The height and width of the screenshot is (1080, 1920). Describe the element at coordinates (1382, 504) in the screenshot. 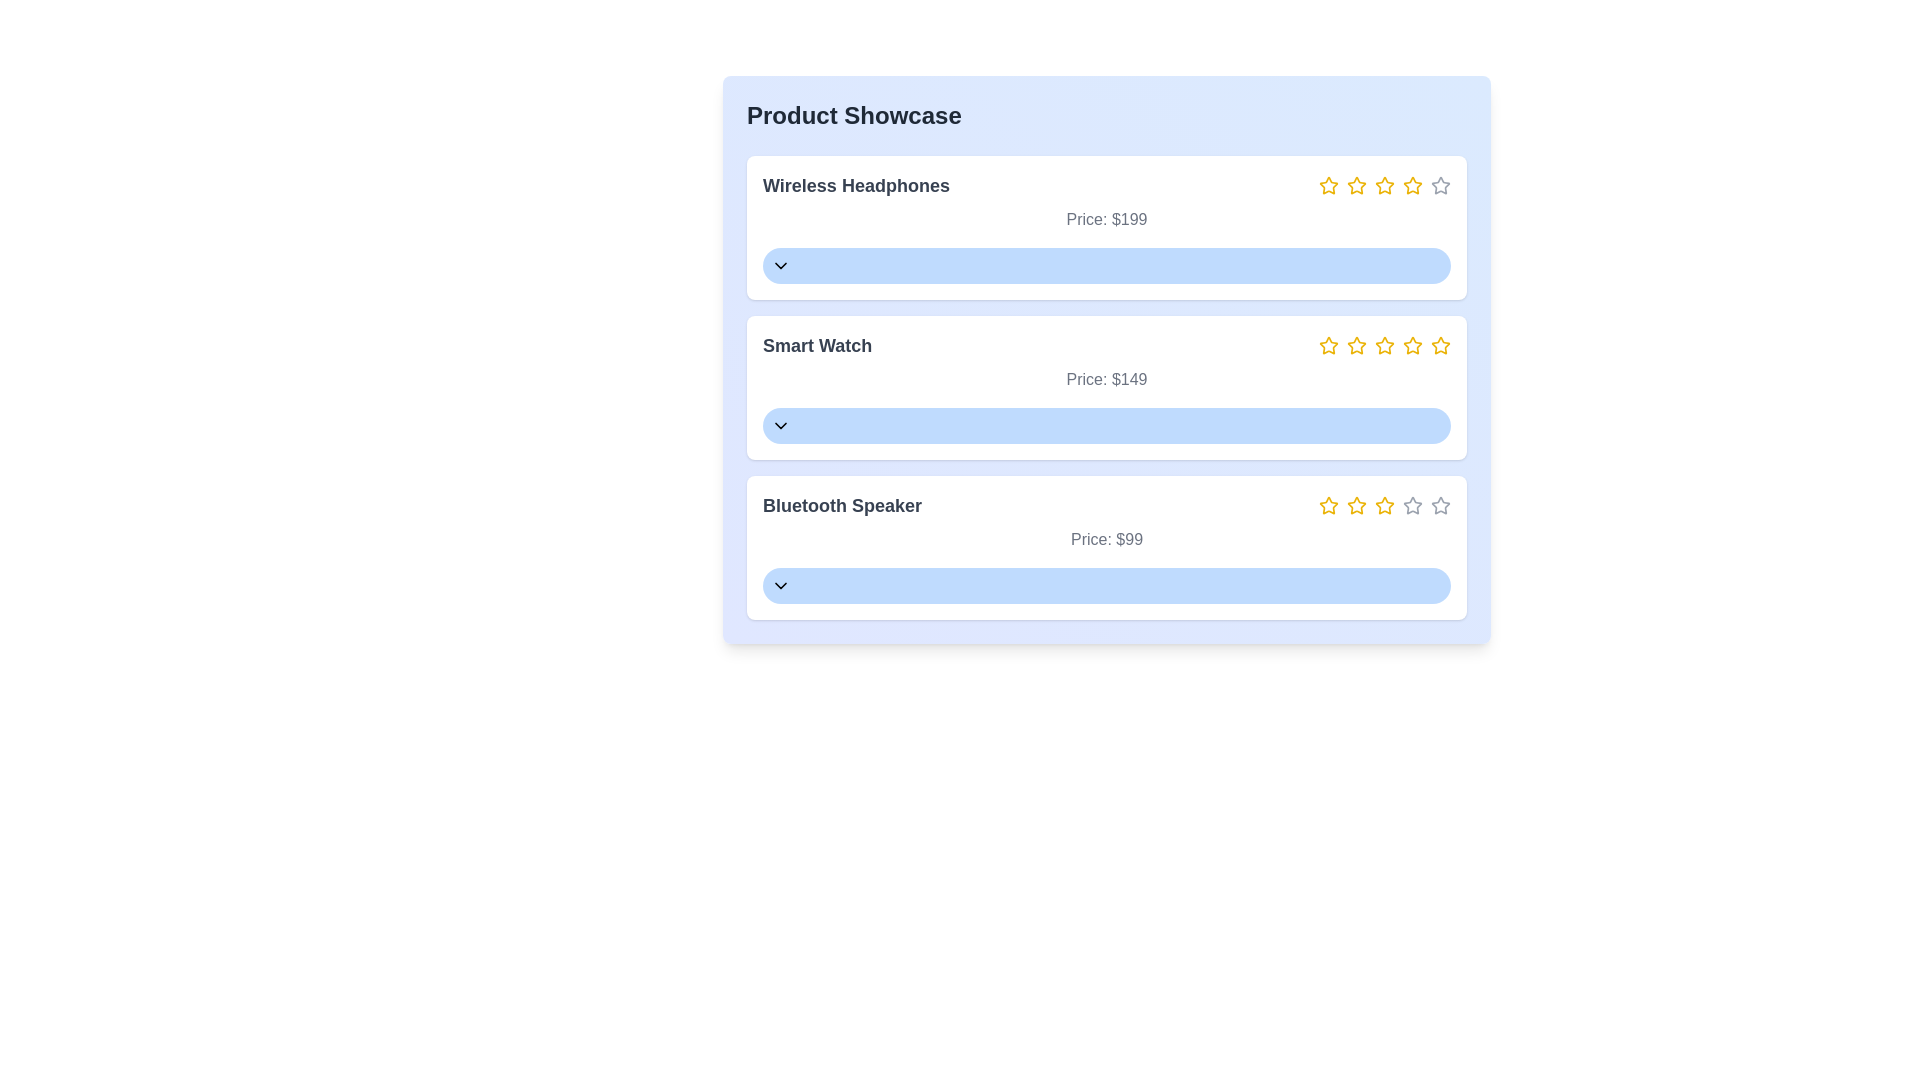

I see `the third star icon in the 5-star rating system under the 'Bluetooth Speaker' item to change the rating` at that location.